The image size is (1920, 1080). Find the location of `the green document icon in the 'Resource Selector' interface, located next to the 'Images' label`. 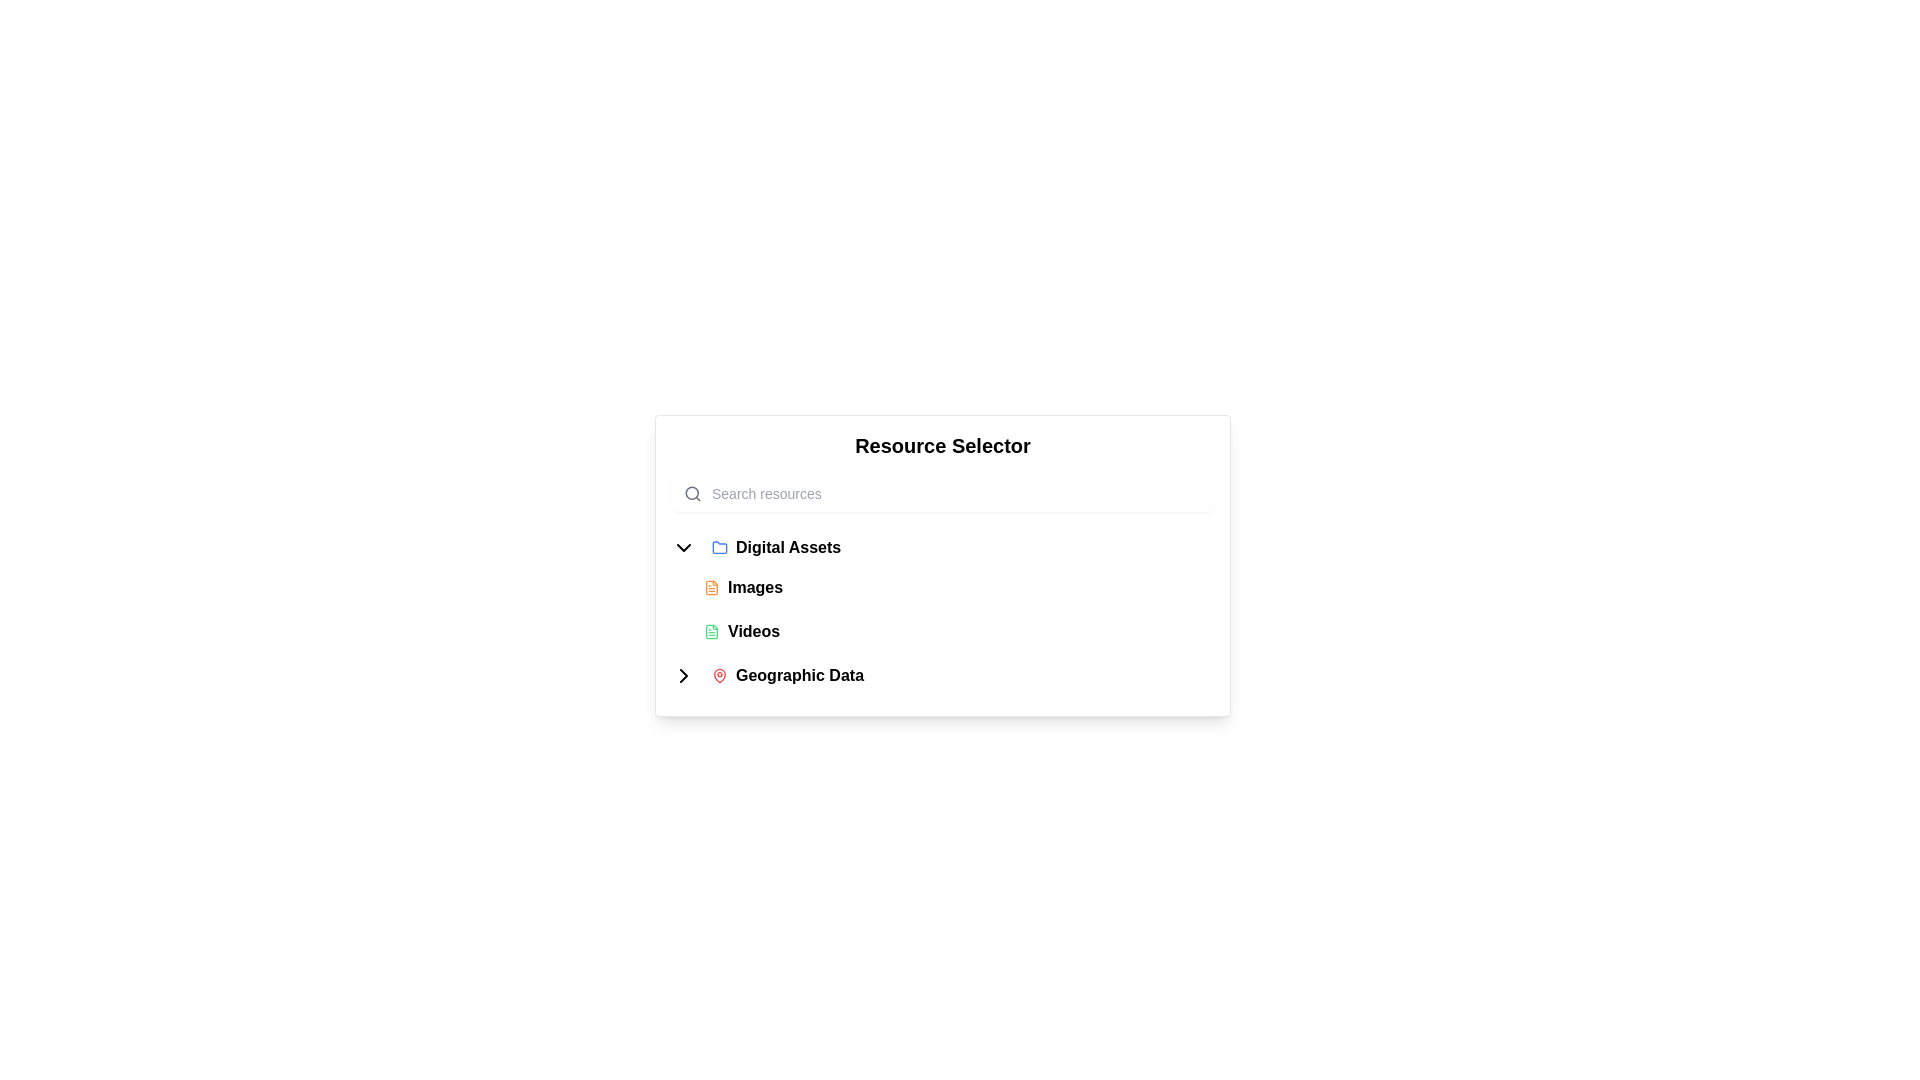

the green document icon in the 'Resource Selector' interface, located next to the 'Images' label is located at coordinates (711, 632).